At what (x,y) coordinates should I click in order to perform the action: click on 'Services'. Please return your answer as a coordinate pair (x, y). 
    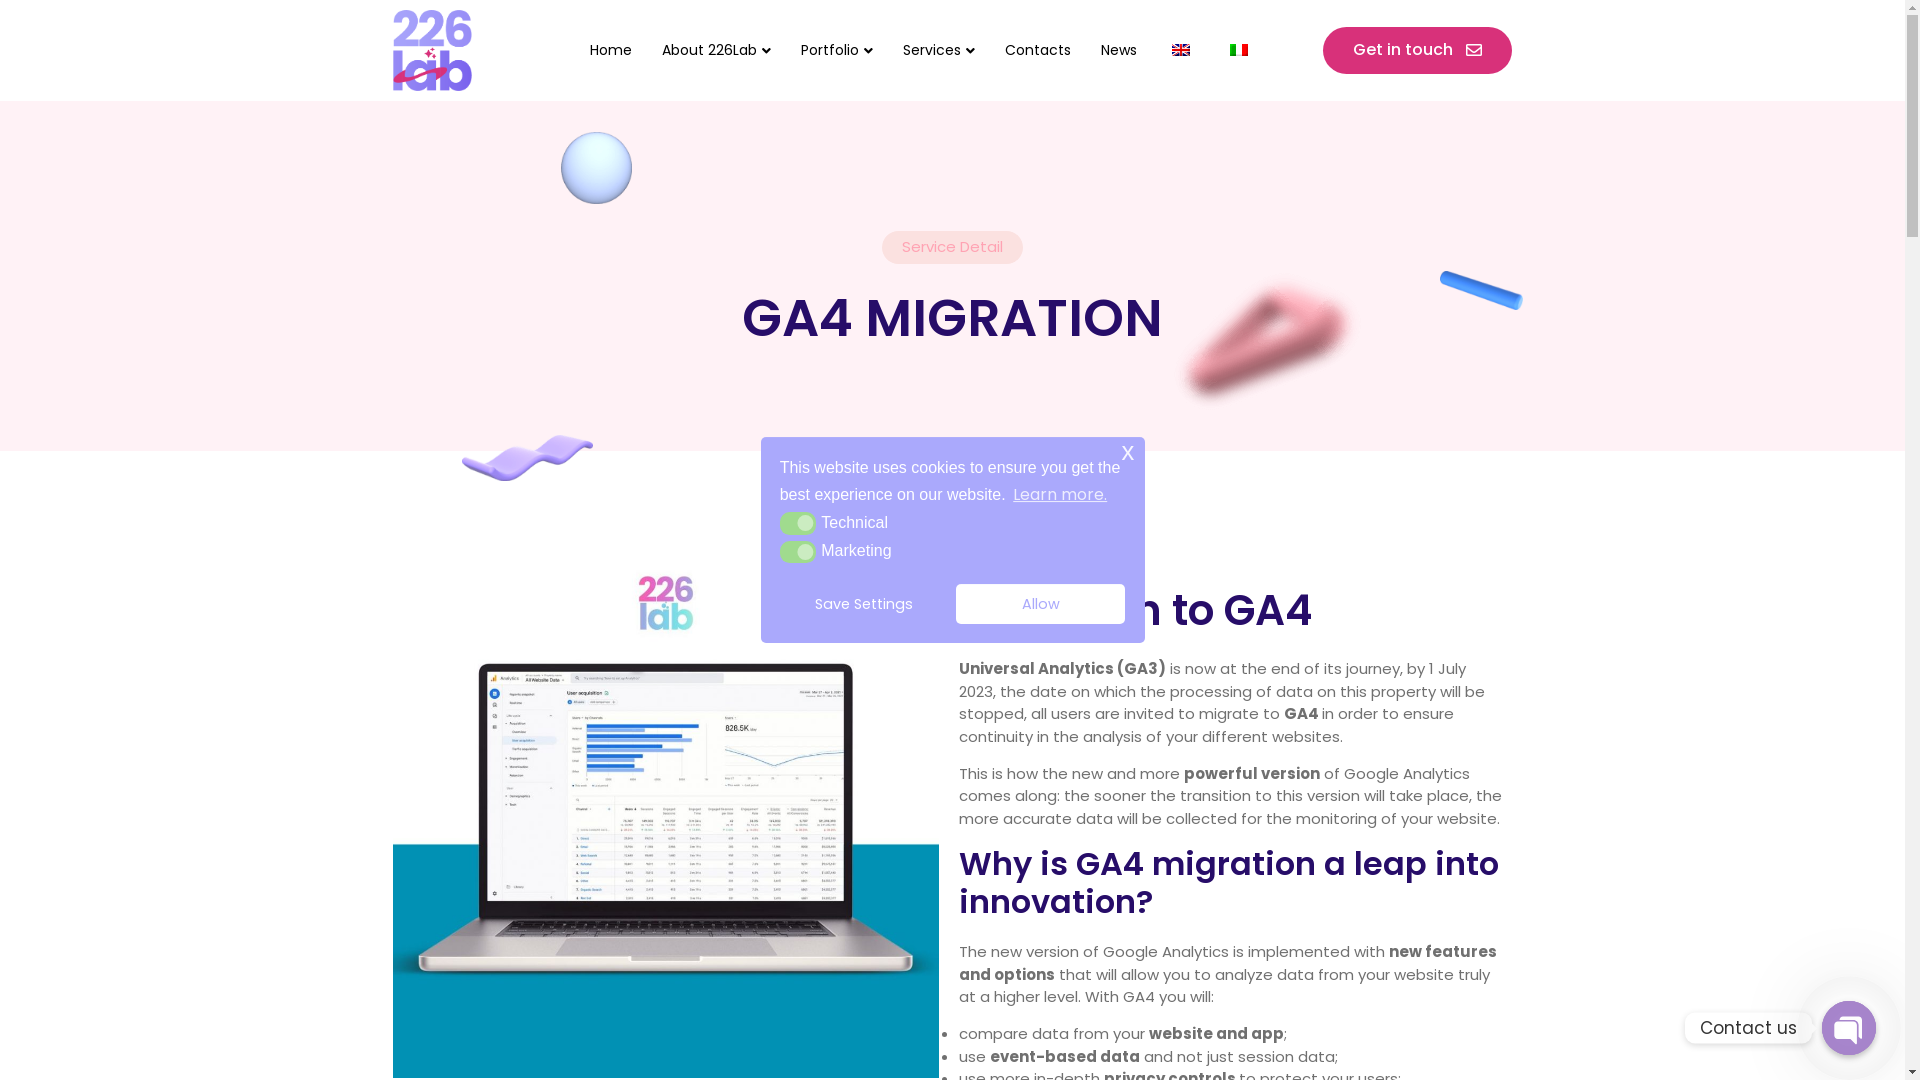
    Looking at the image, I should click on (887, 49).